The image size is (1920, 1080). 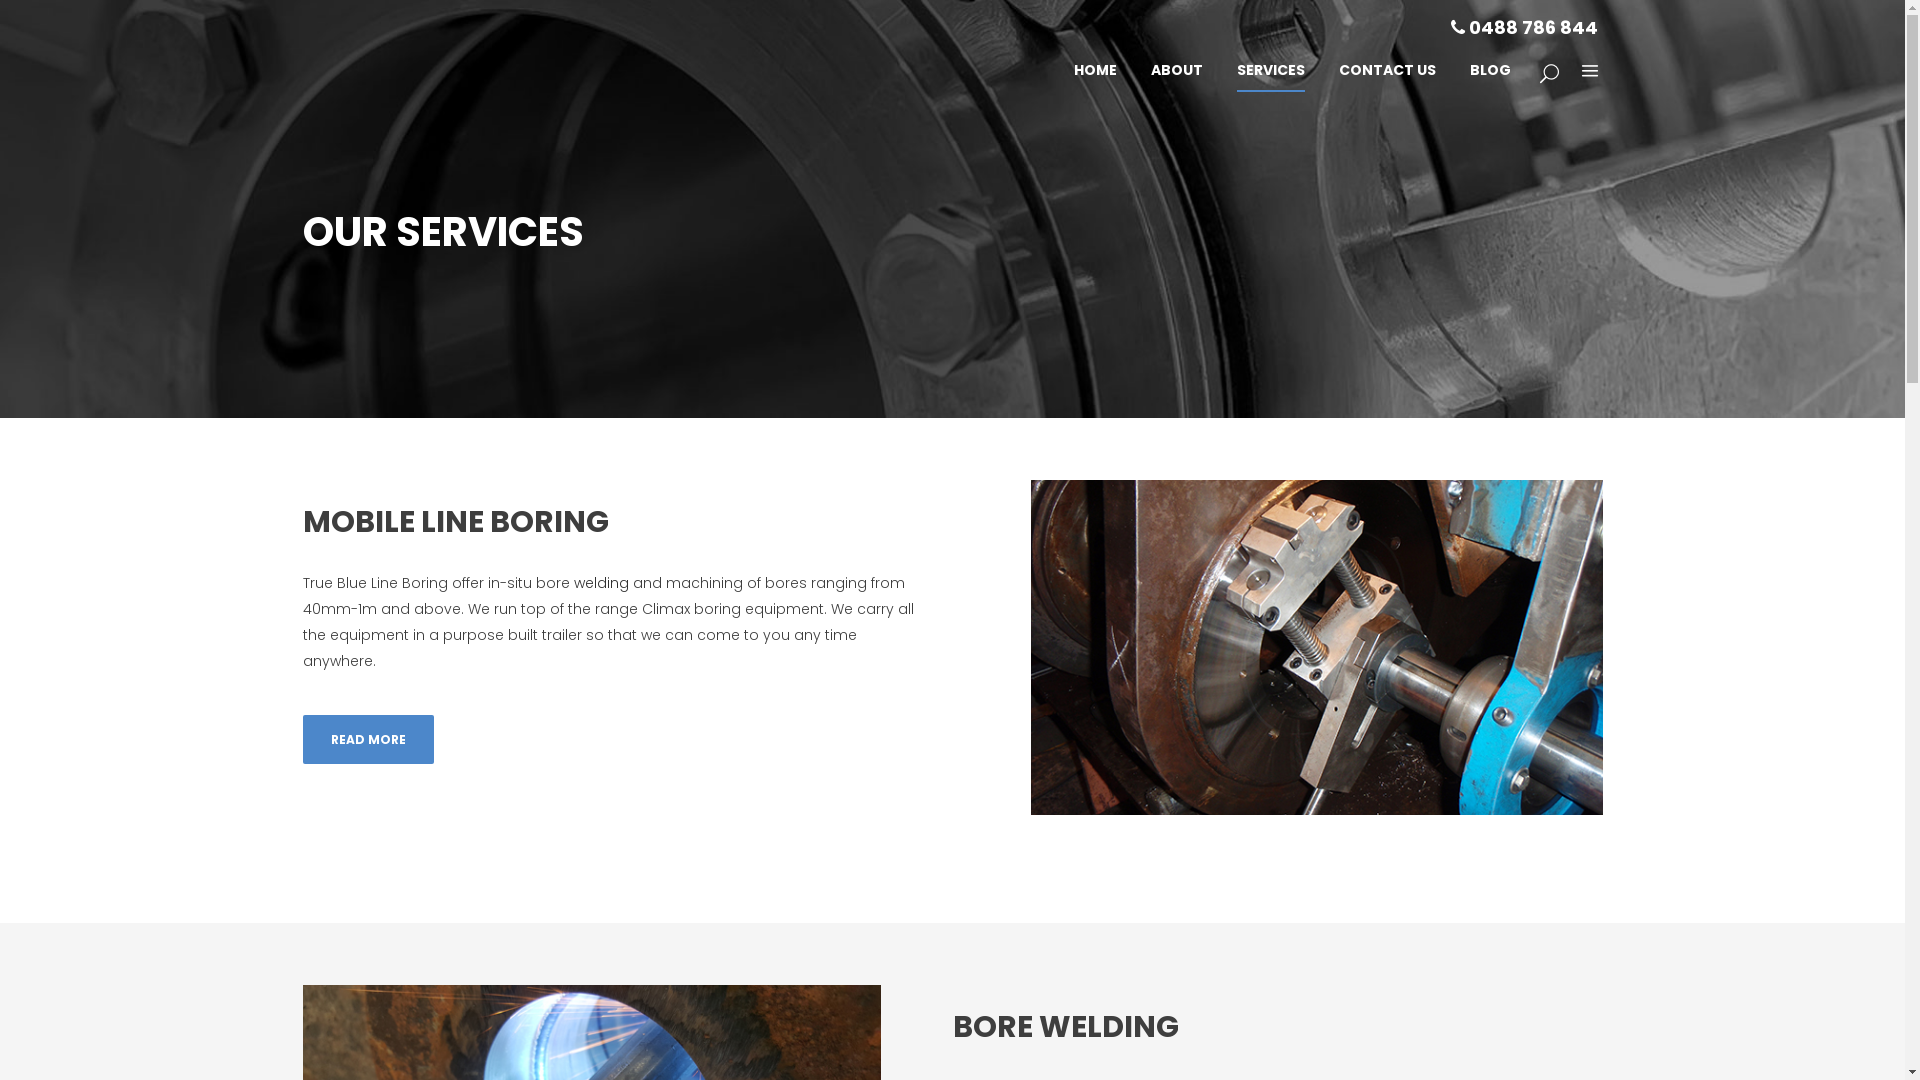 I want to click on 'HOME', so click(x=1093, y=68).